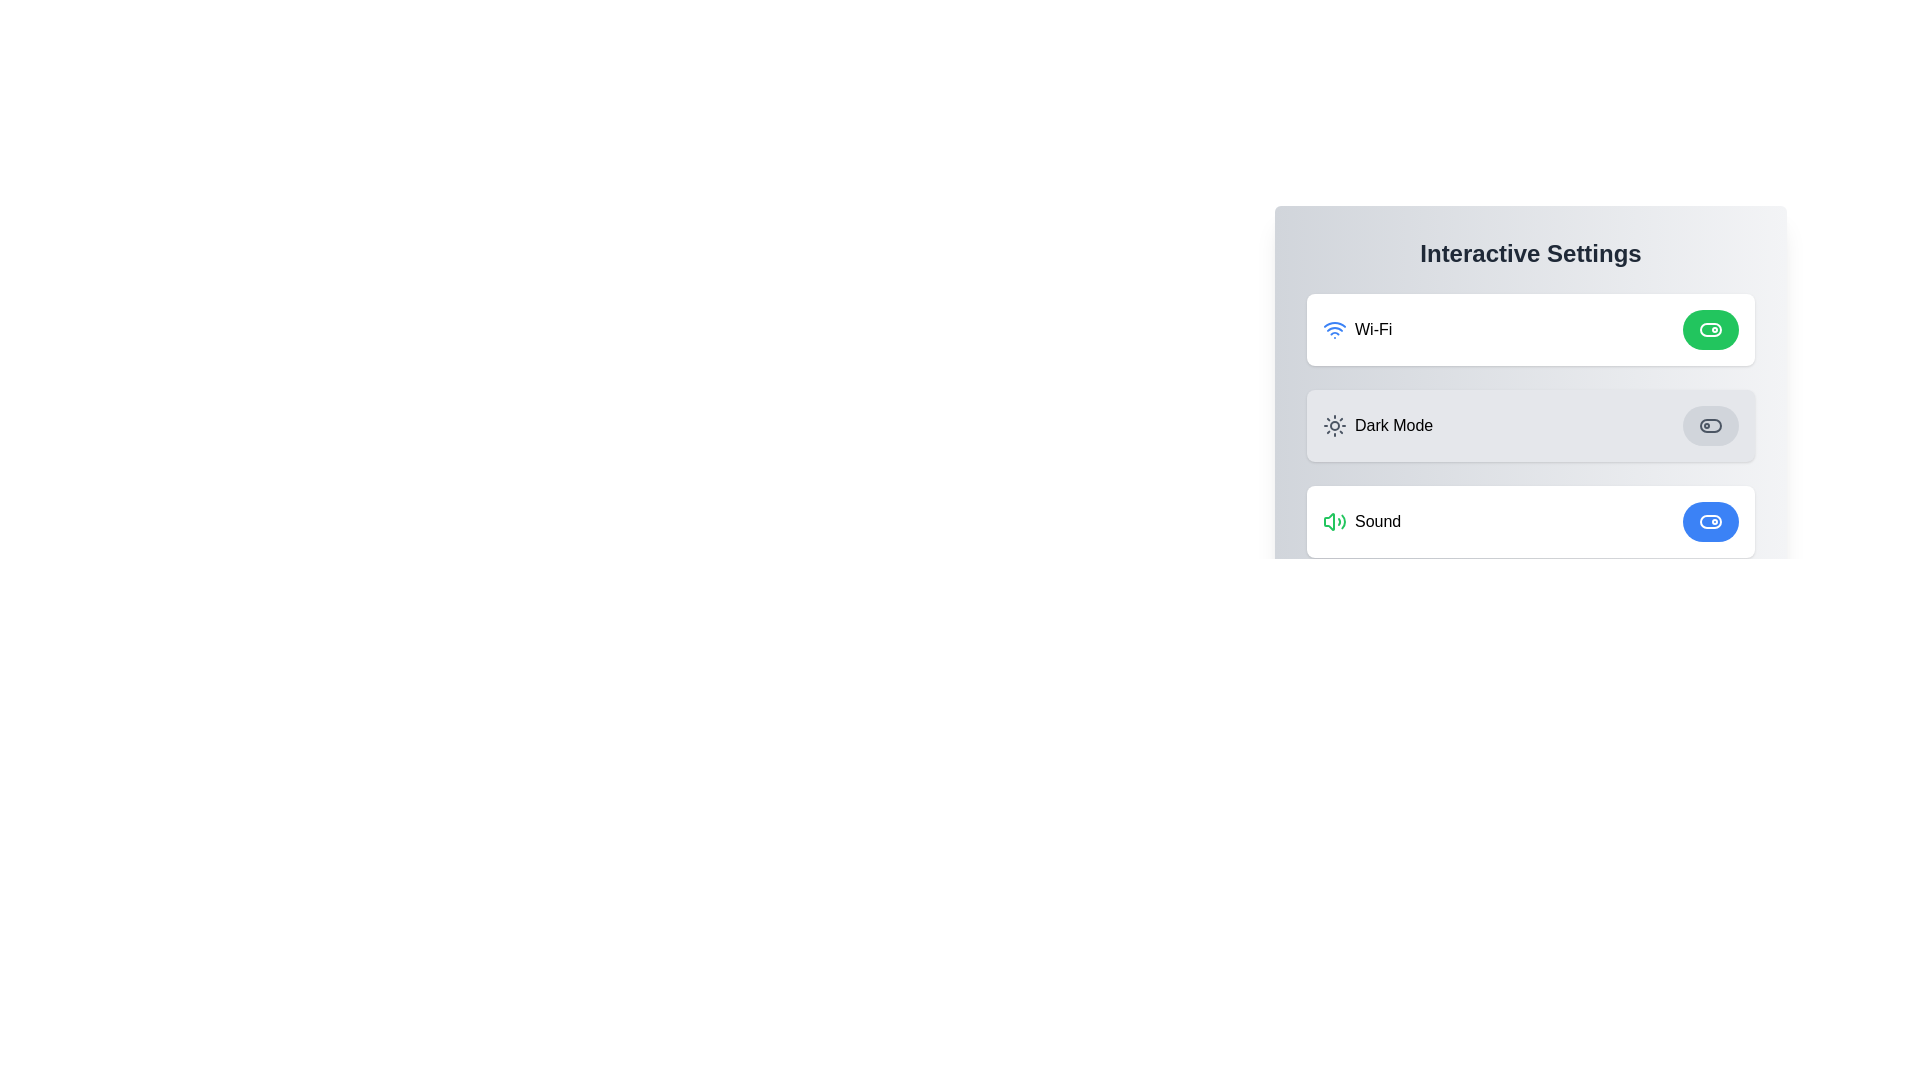 The width and height of the screenshot is (1920, 1080). What do you see at coordinates (1709, 520) in the screenshot?
I see `the toggle switch styled as an SVG icon, located in the 'Sound' settings option` at bounding box center [1709, 520].